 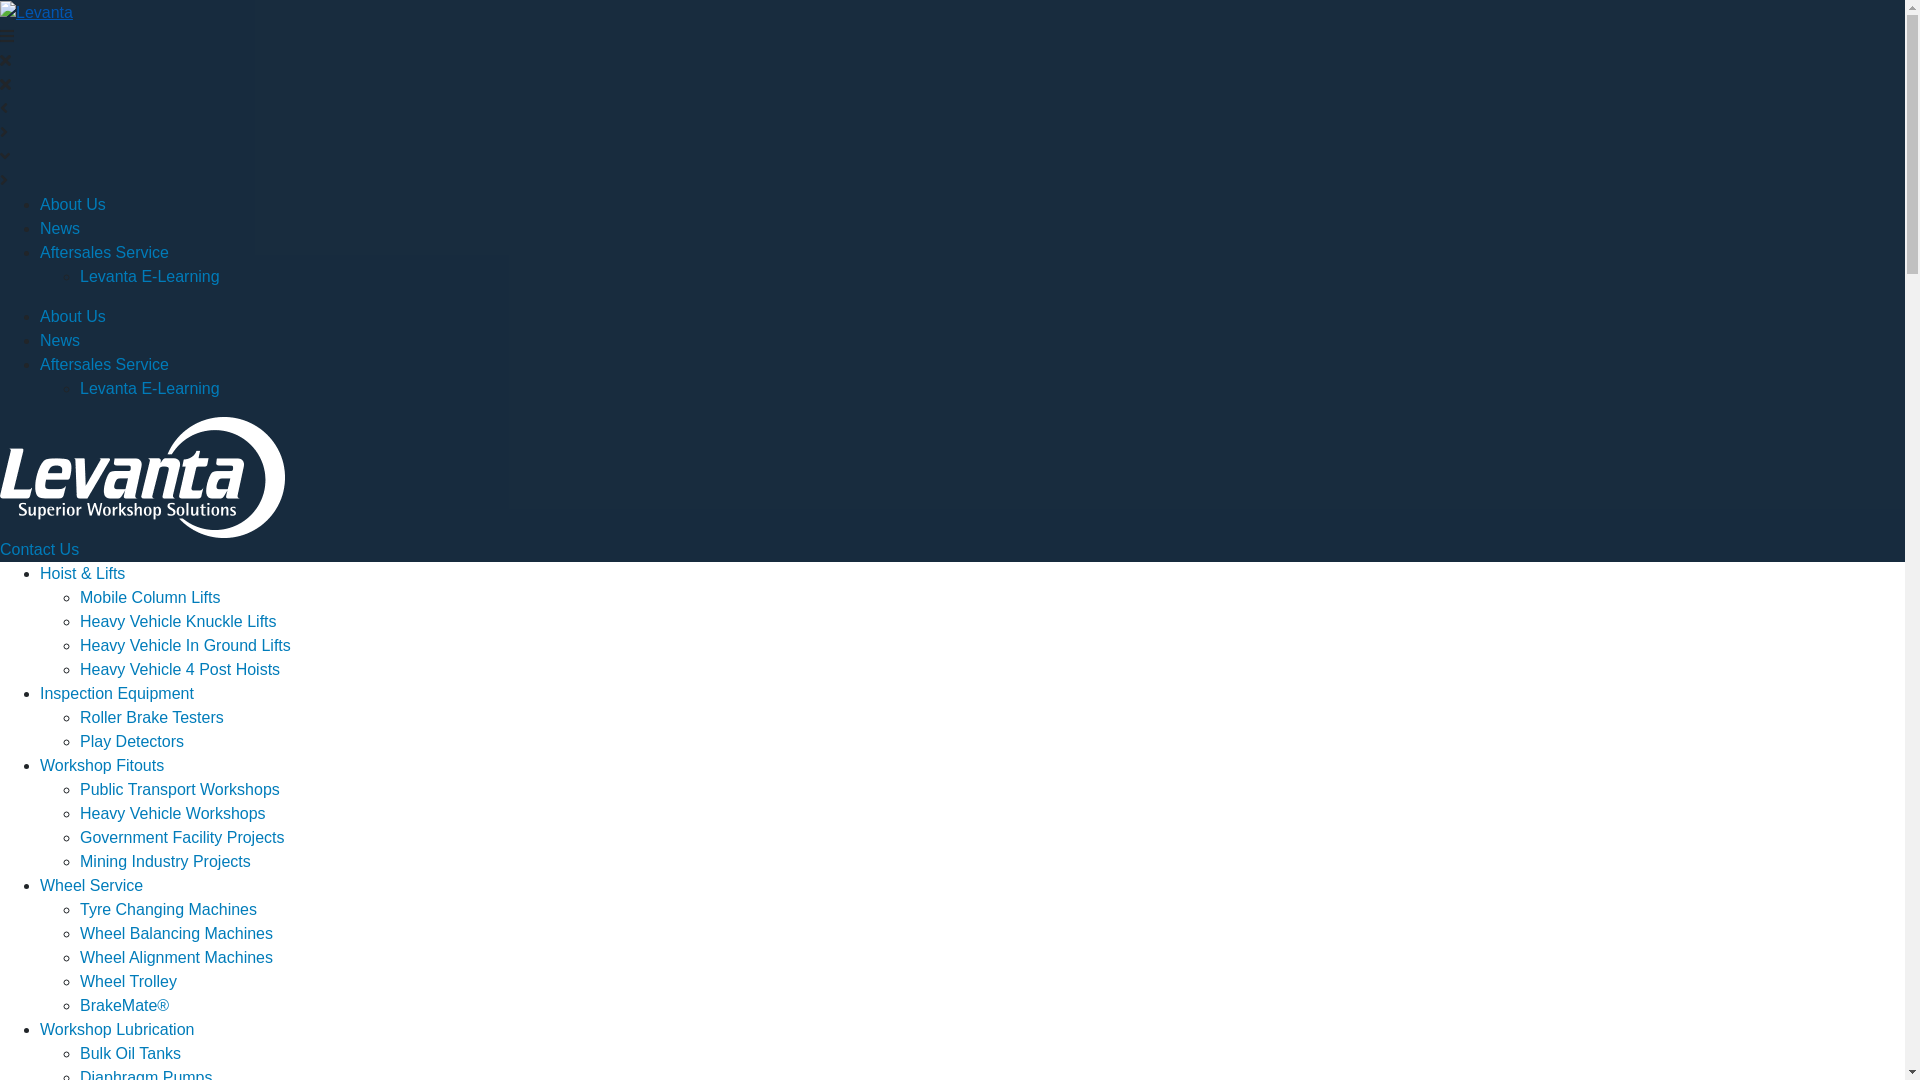 What do you see at coordinates (129, 1052) in the screenshot?
I see `'Bulk Oil Tanks'` at bounding box center [129, 1052].